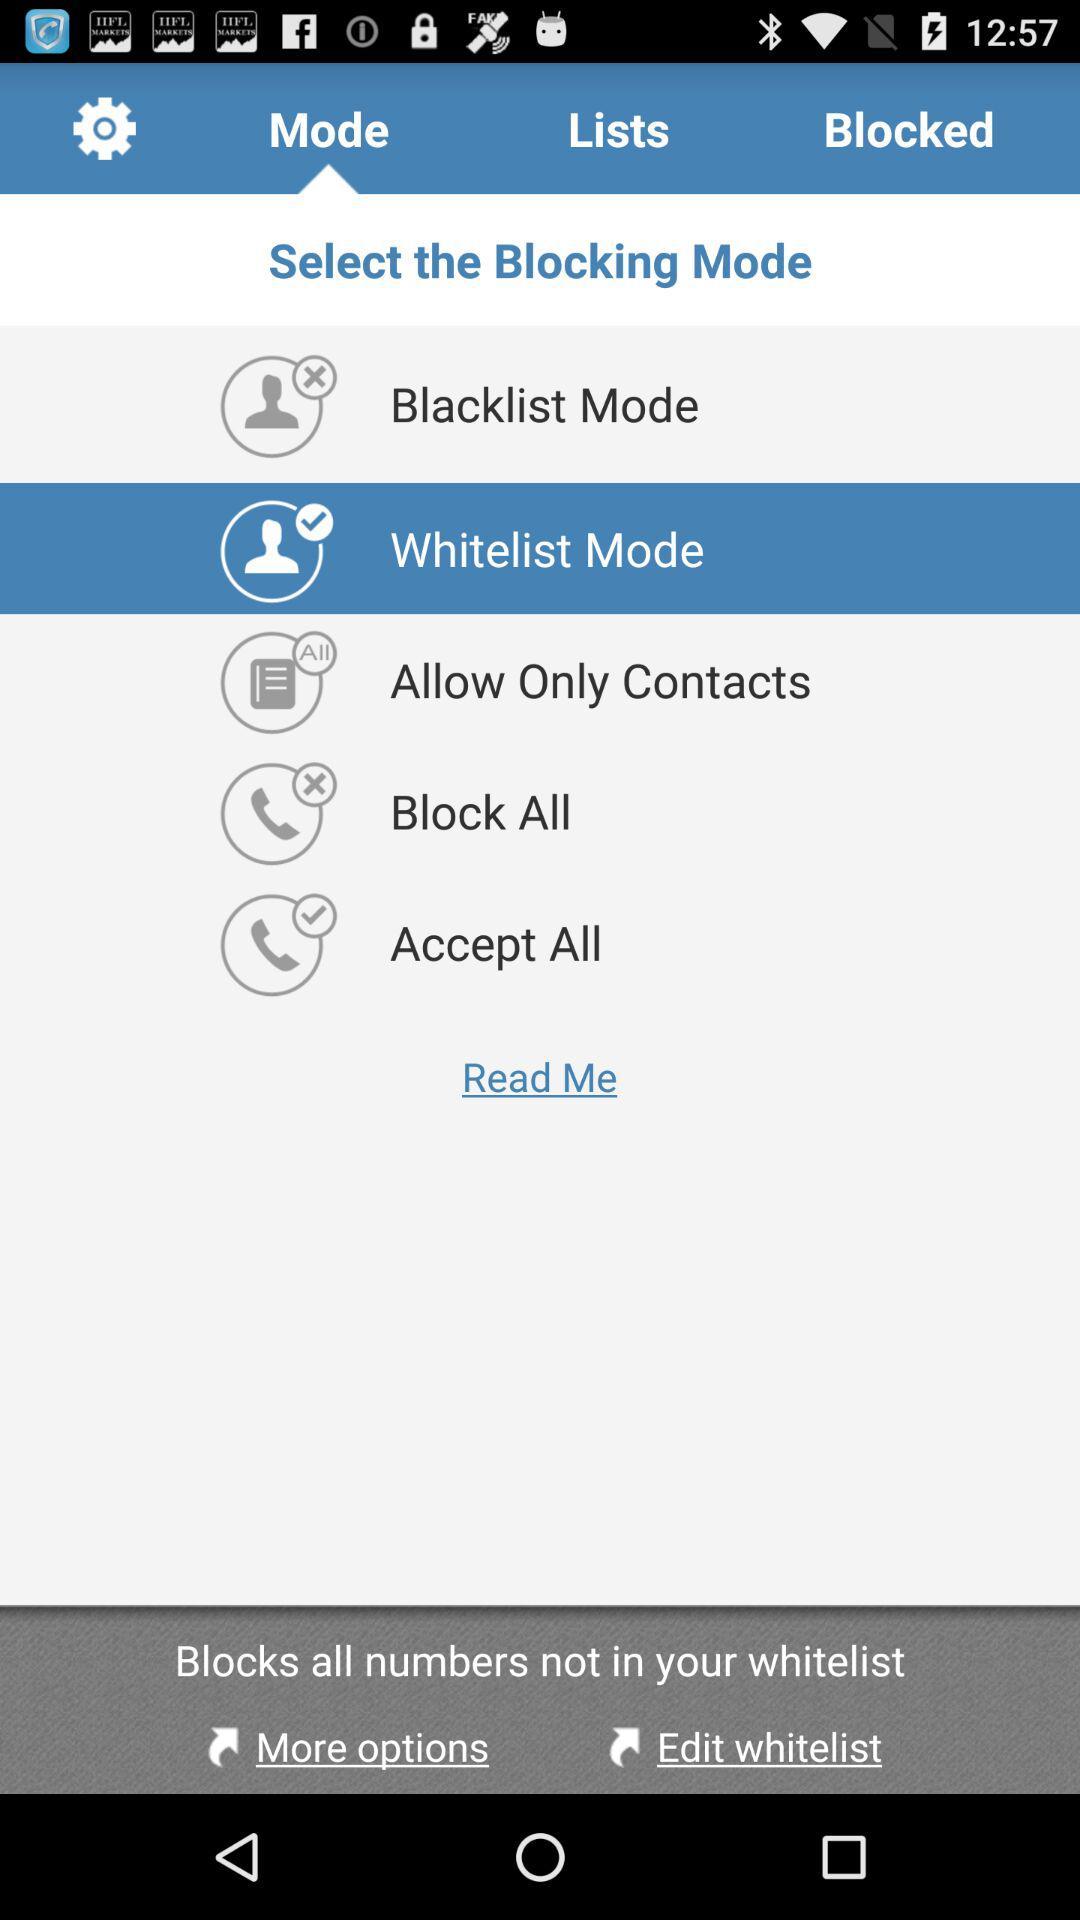 The height and width of the screenshot is (1920, 1080). Describe the element at coordinates (740, 1745) in the screenshot. I see `the edit whitelist` at that location.